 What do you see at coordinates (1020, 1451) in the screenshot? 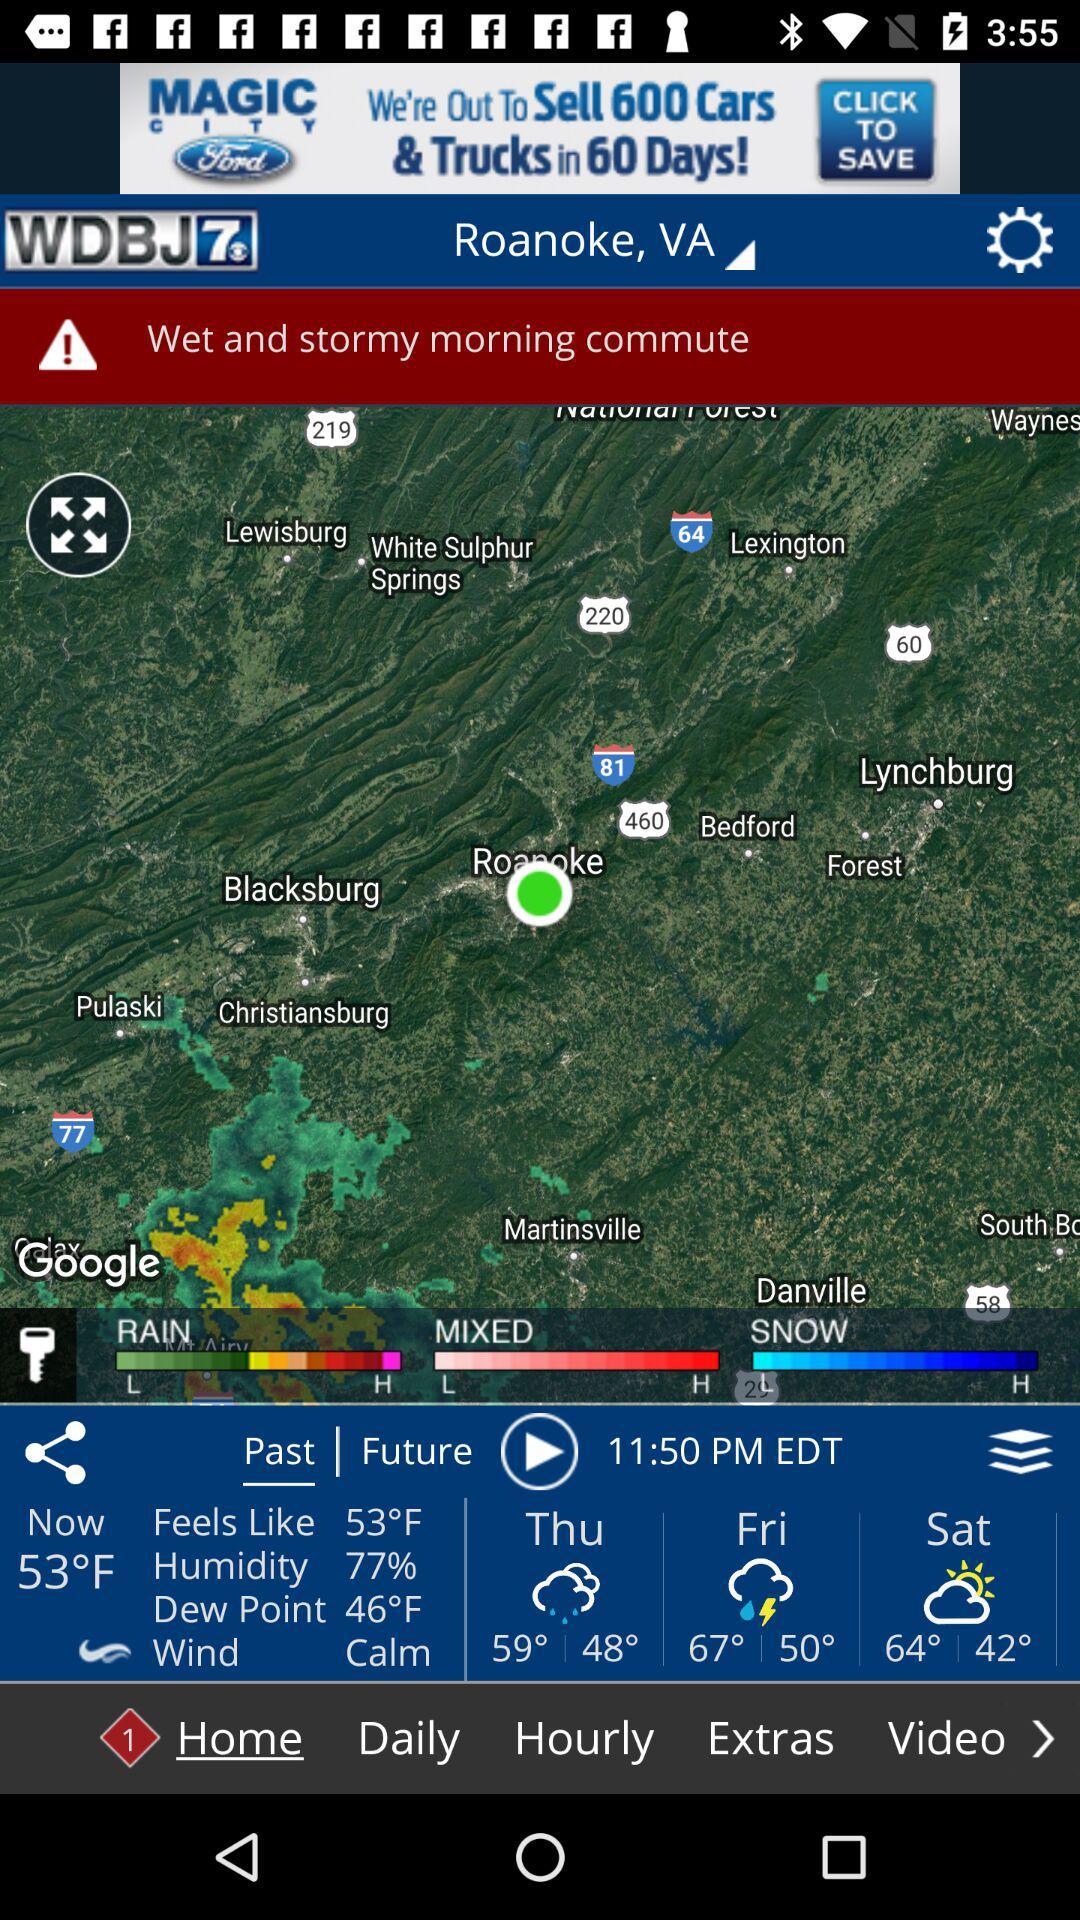
I see `the layers icon` at bounding box center [1020, 1451].